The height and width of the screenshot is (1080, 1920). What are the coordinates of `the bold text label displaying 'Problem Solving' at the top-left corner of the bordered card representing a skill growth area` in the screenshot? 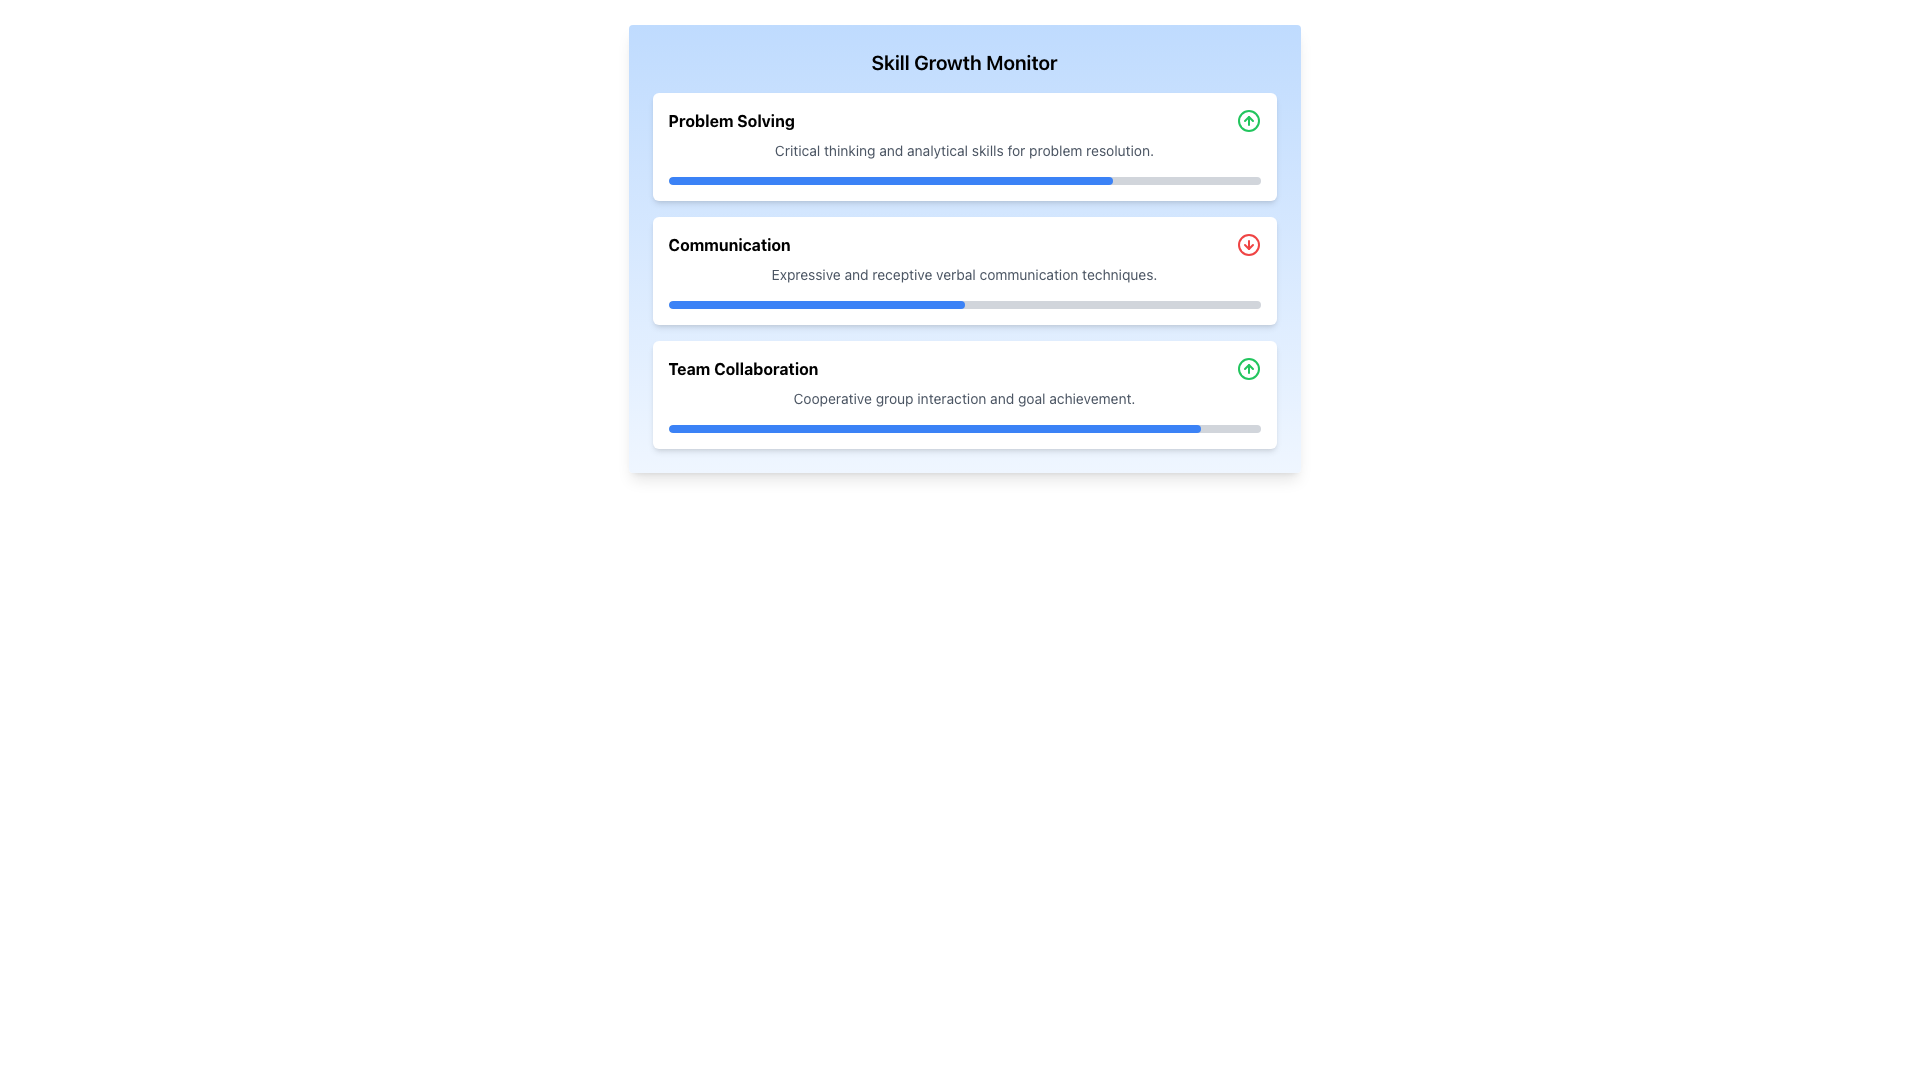 It's located at (730, 120).